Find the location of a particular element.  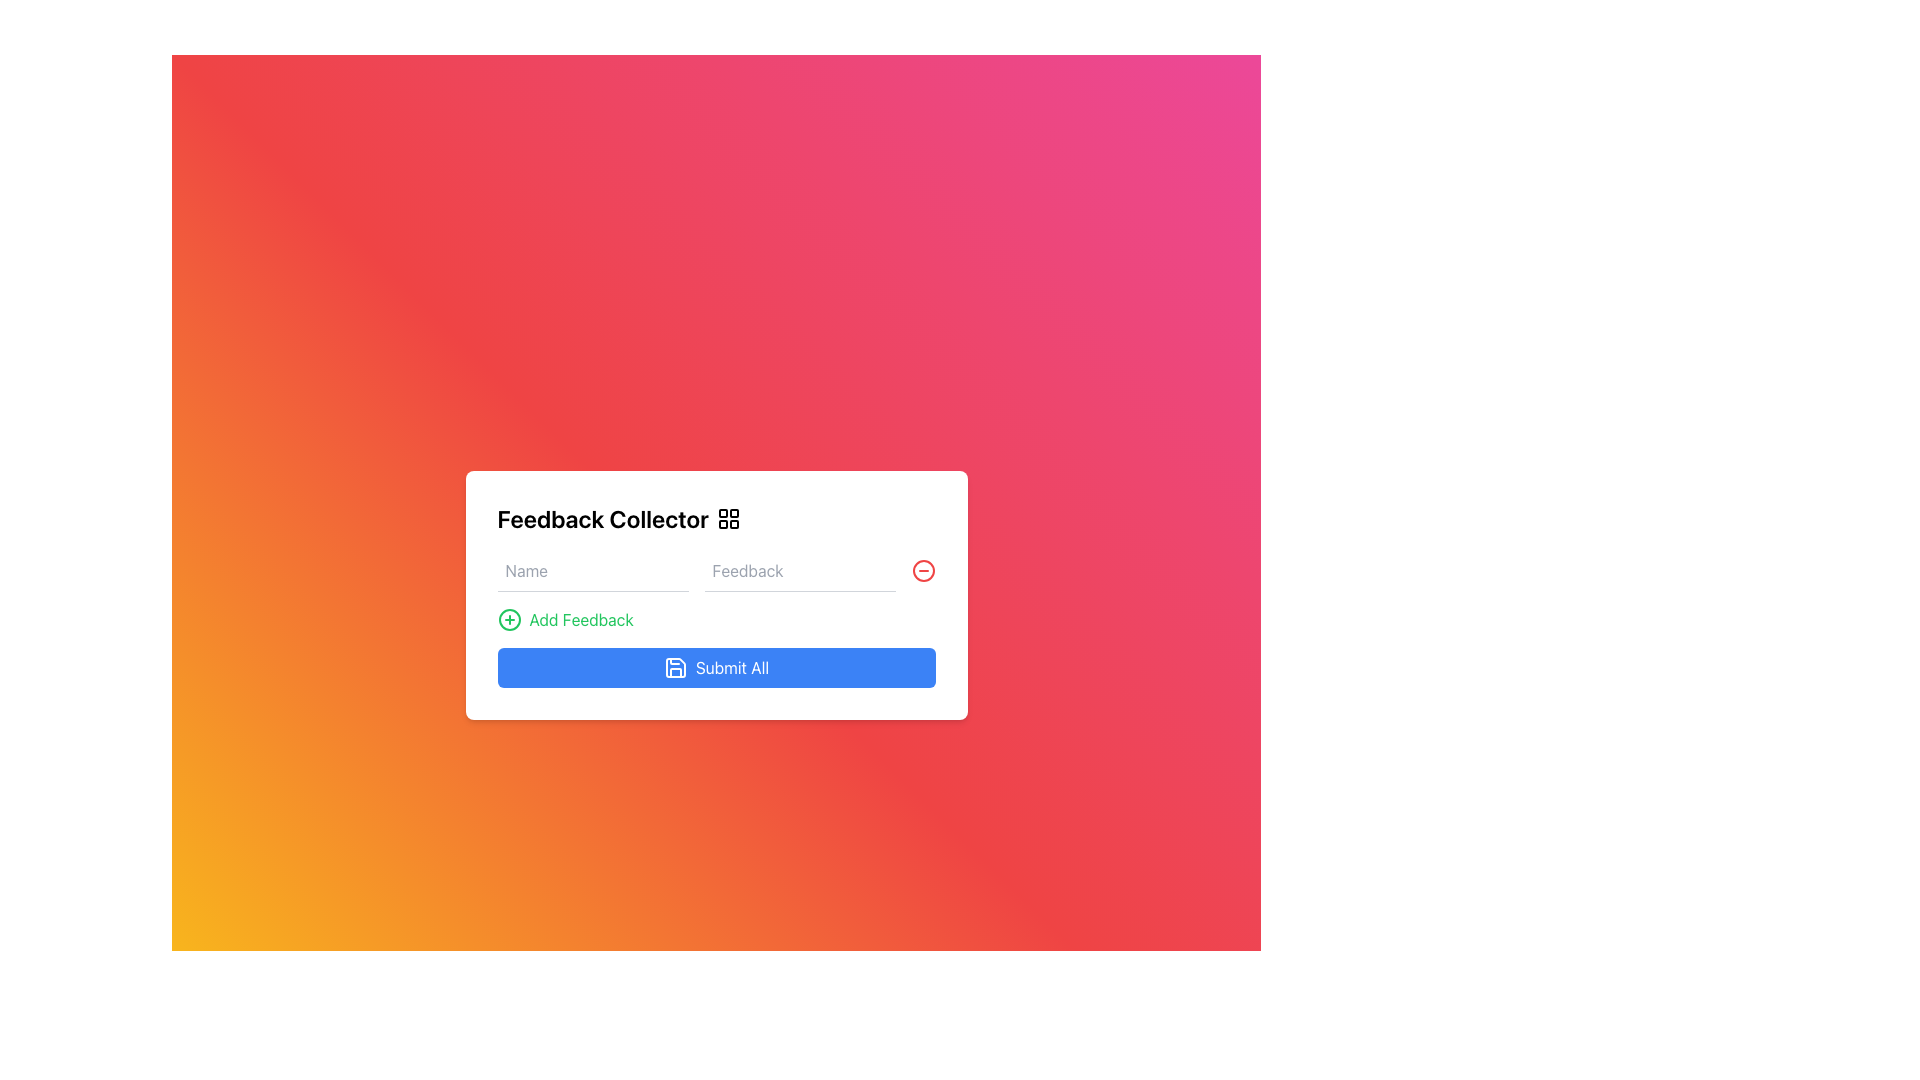

the 'Add Feedback' text label, which is displayed in green and is positioned to the right of a plus icon is located at coordinates (580, 618).